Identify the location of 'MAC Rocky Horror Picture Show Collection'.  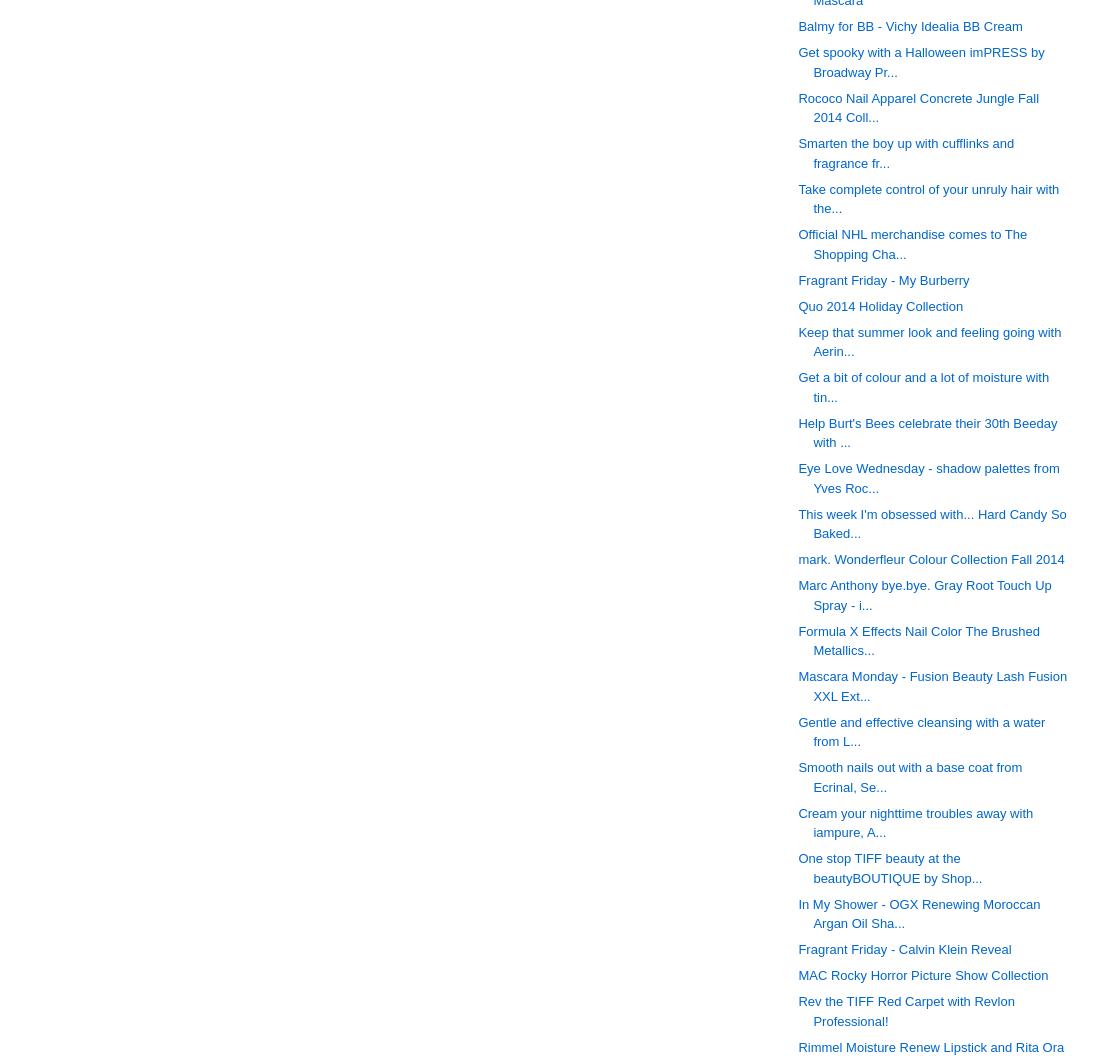
(923, 975).